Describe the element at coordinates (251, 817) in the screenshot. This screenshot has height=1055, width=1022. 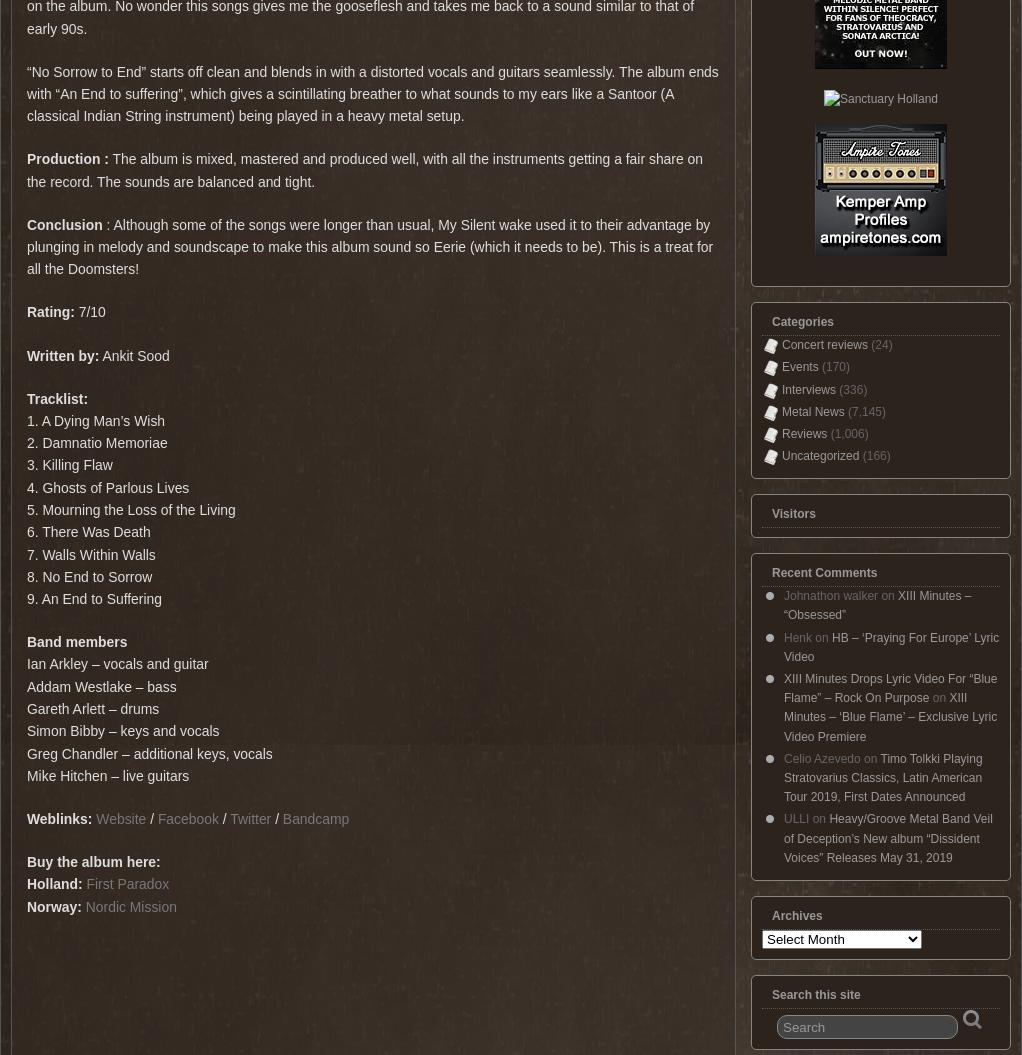
I see `'Twitter'` at that location.